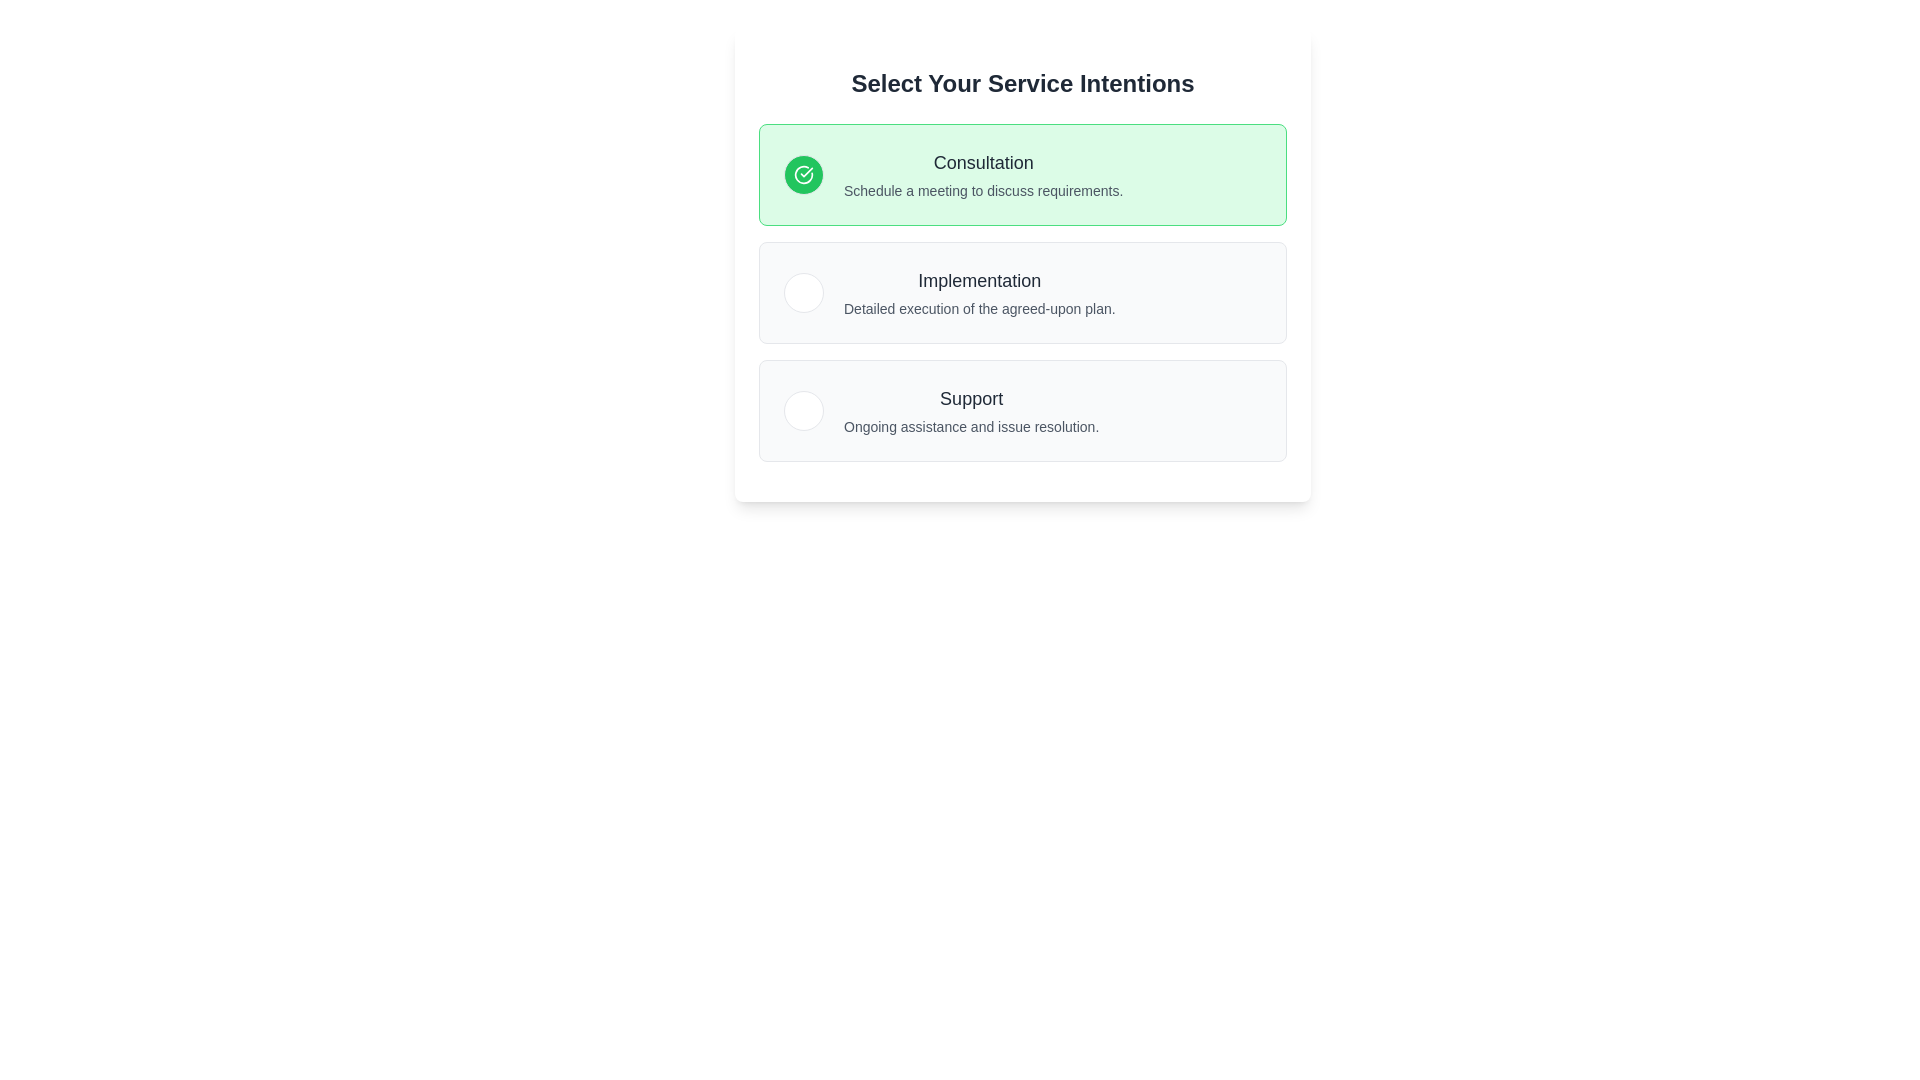 The width and height of the screenshot is (1920, 1080). I want to click on the descriptive text block that explains the 'Support' service option, which is located in the third row beneath 'Implementation' and aligned to the left inside its card-like structure, so click(971, 410).